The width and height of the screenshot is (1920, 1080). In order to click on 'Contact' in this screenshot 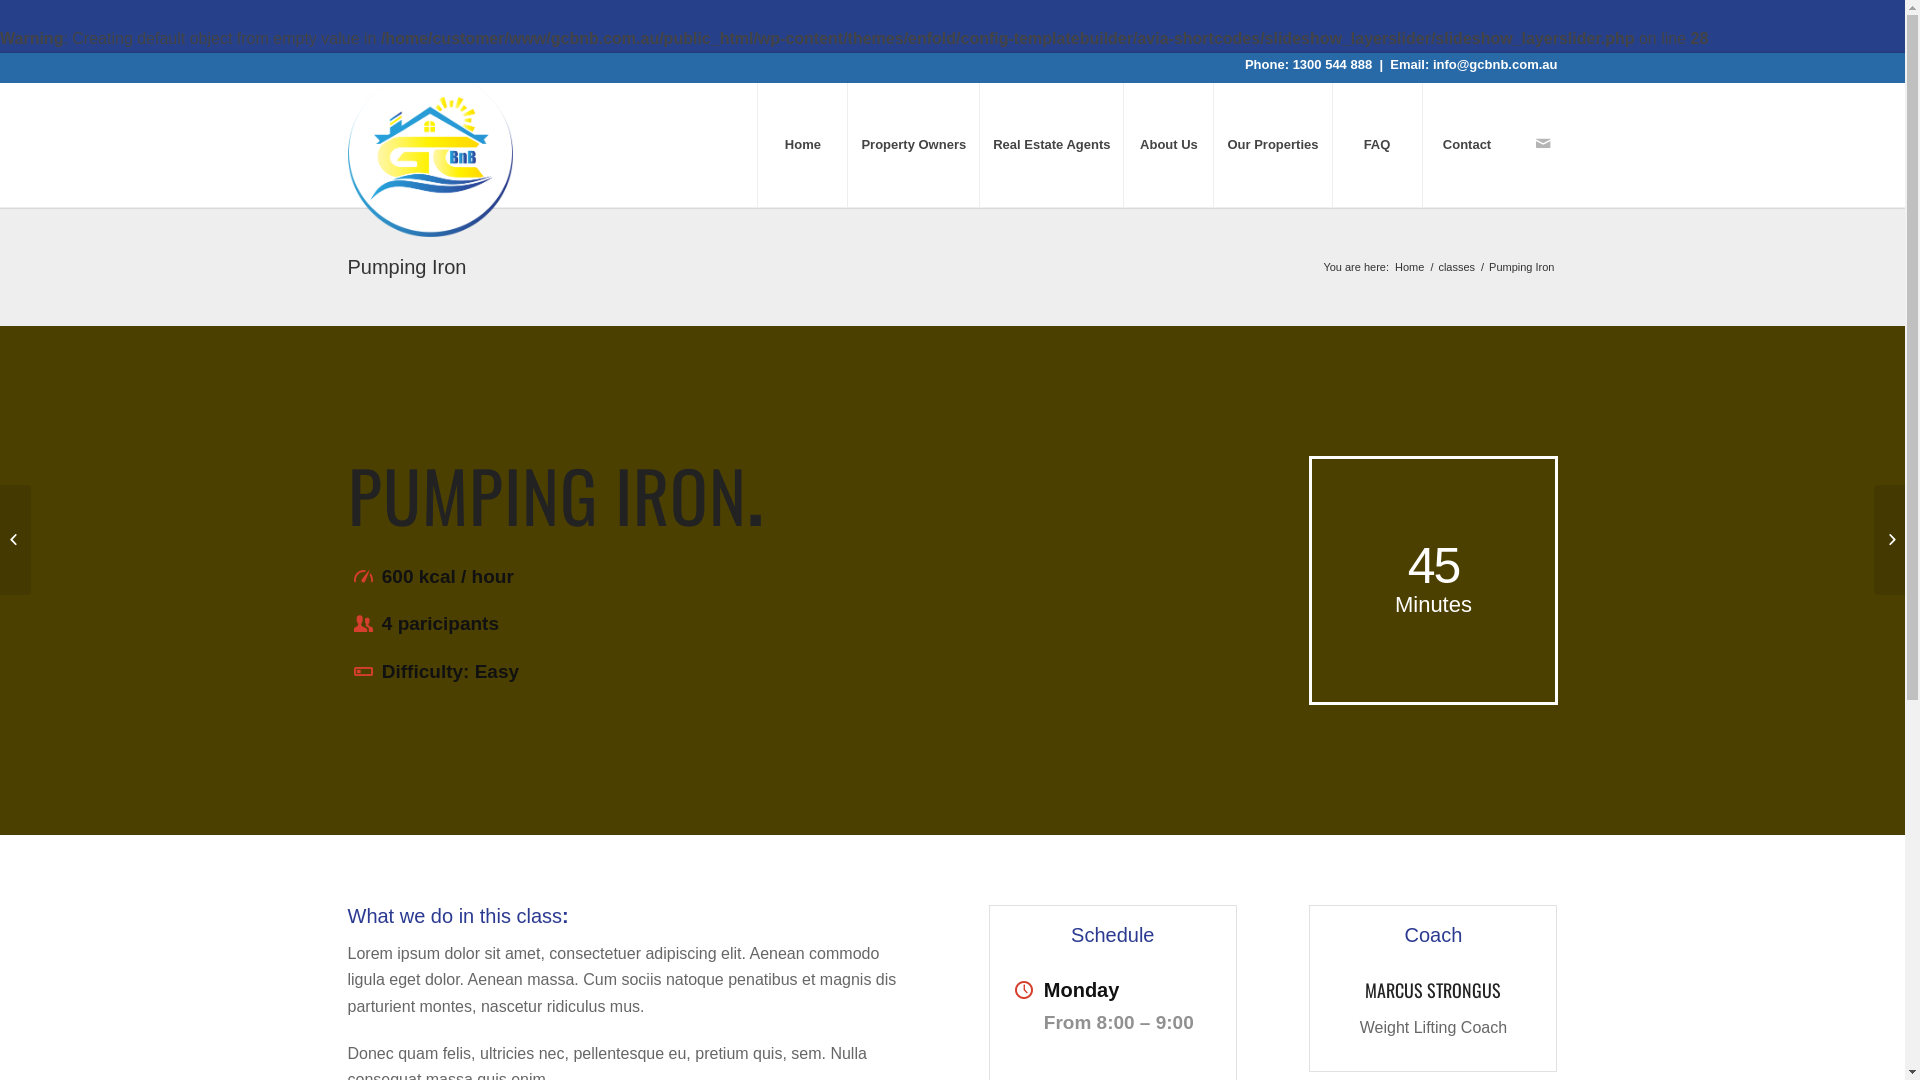, I will do `click(1467, 143)`.